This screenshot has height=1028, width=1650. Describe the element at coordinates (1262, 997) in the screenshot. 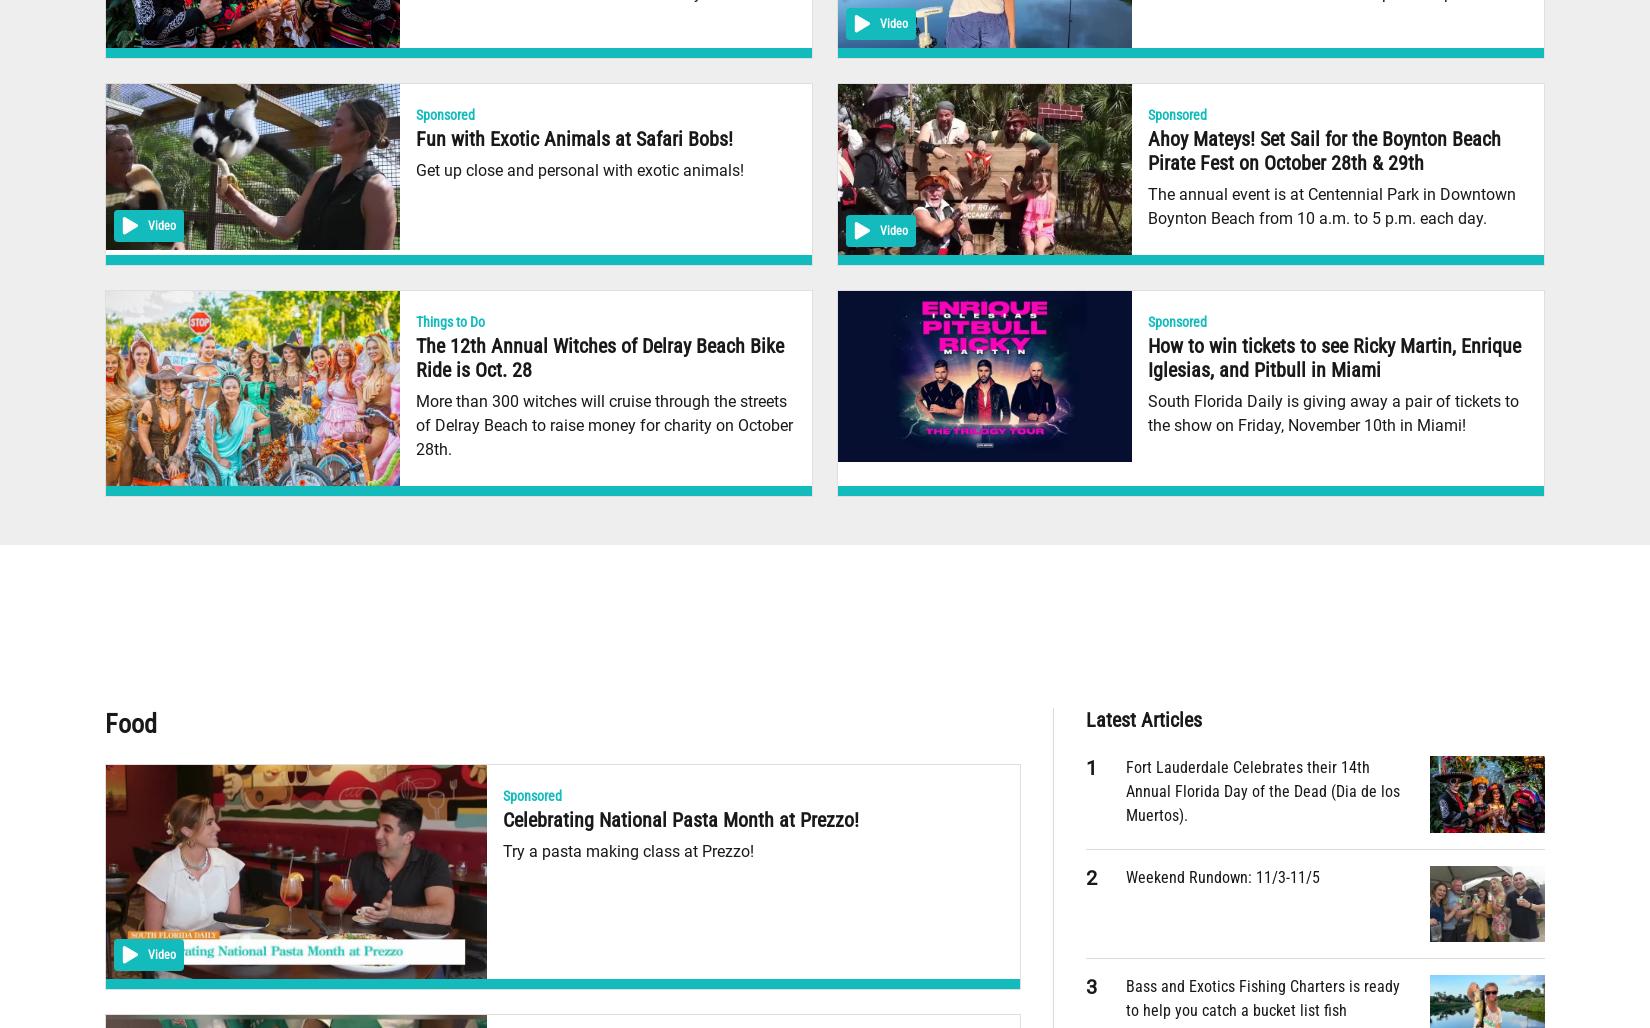

I see `'Bass and Exotics Fishing Charters is ready to help you catch a bucket list fish'` at that location.